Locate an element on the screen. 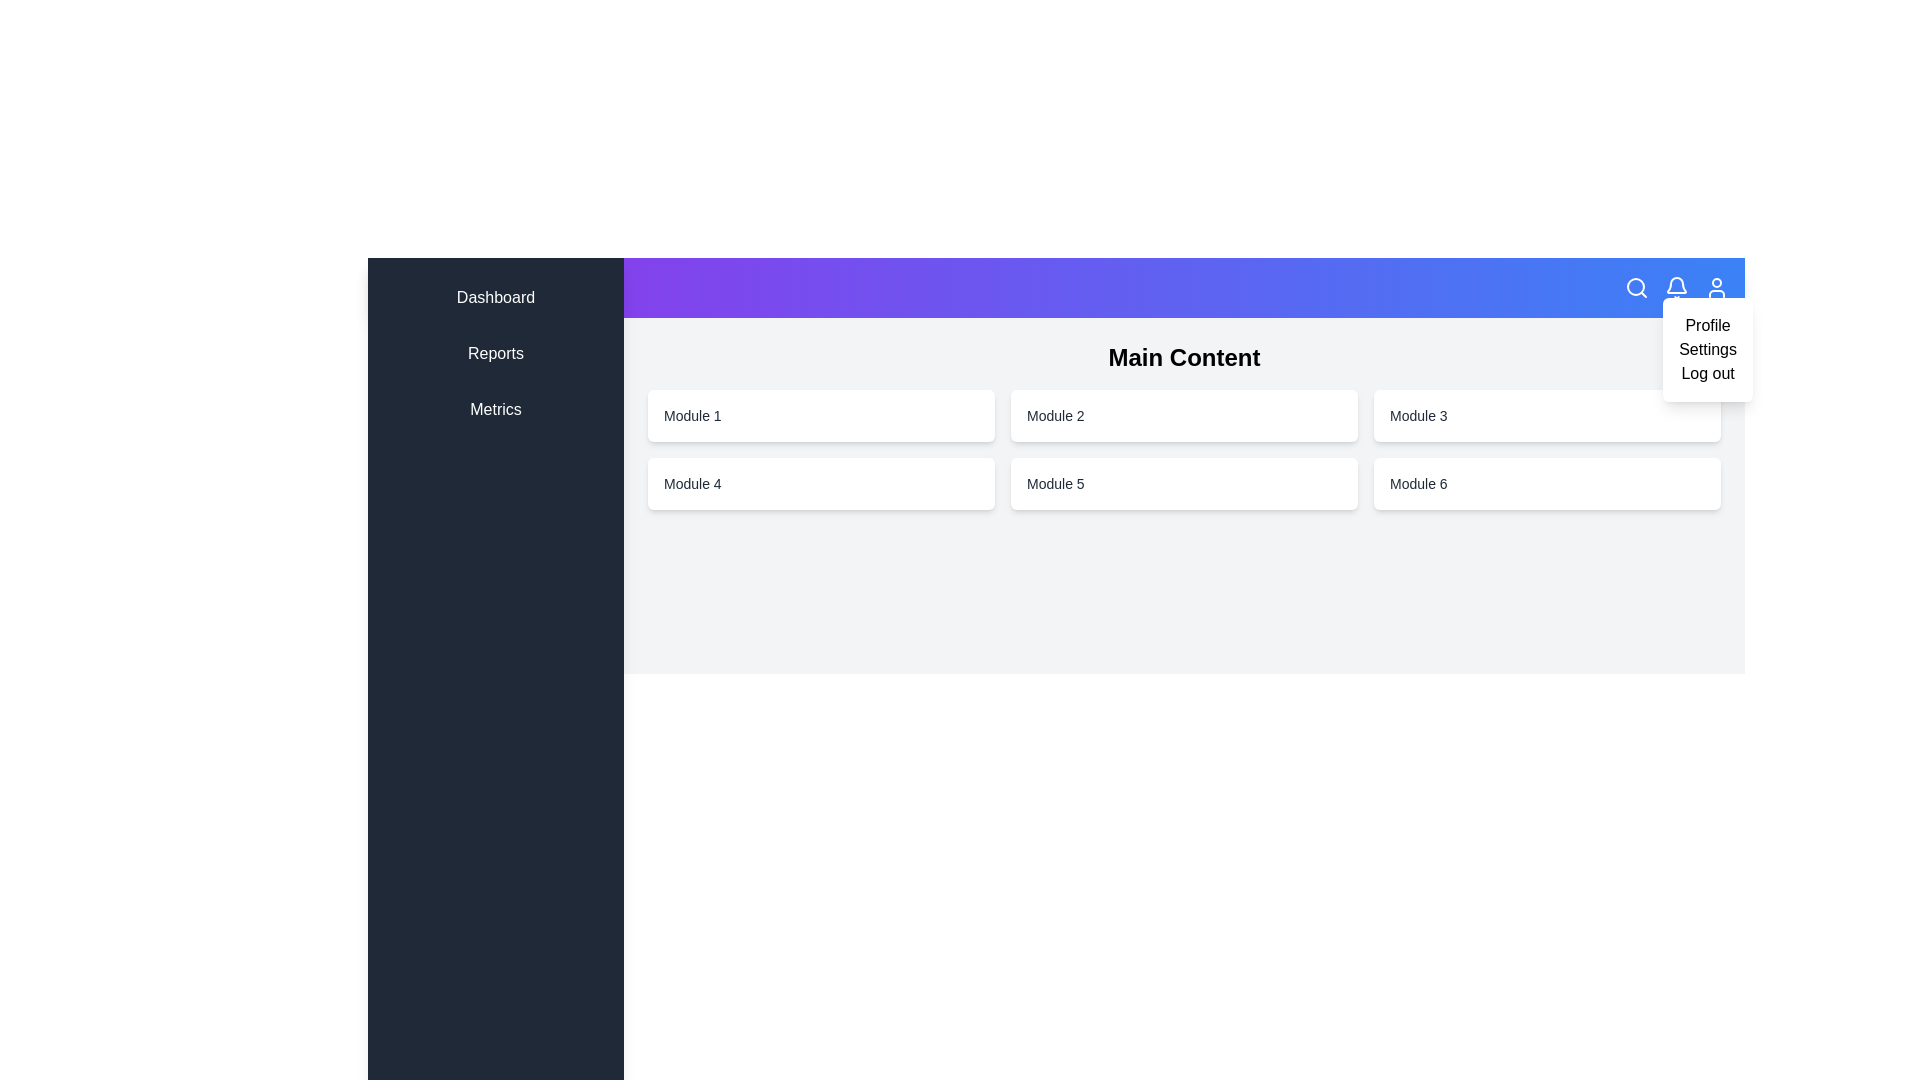  the Text label that identifies the specific module in the second row of modules within the 'Main Content' section is located at coordinates (1417, 415).